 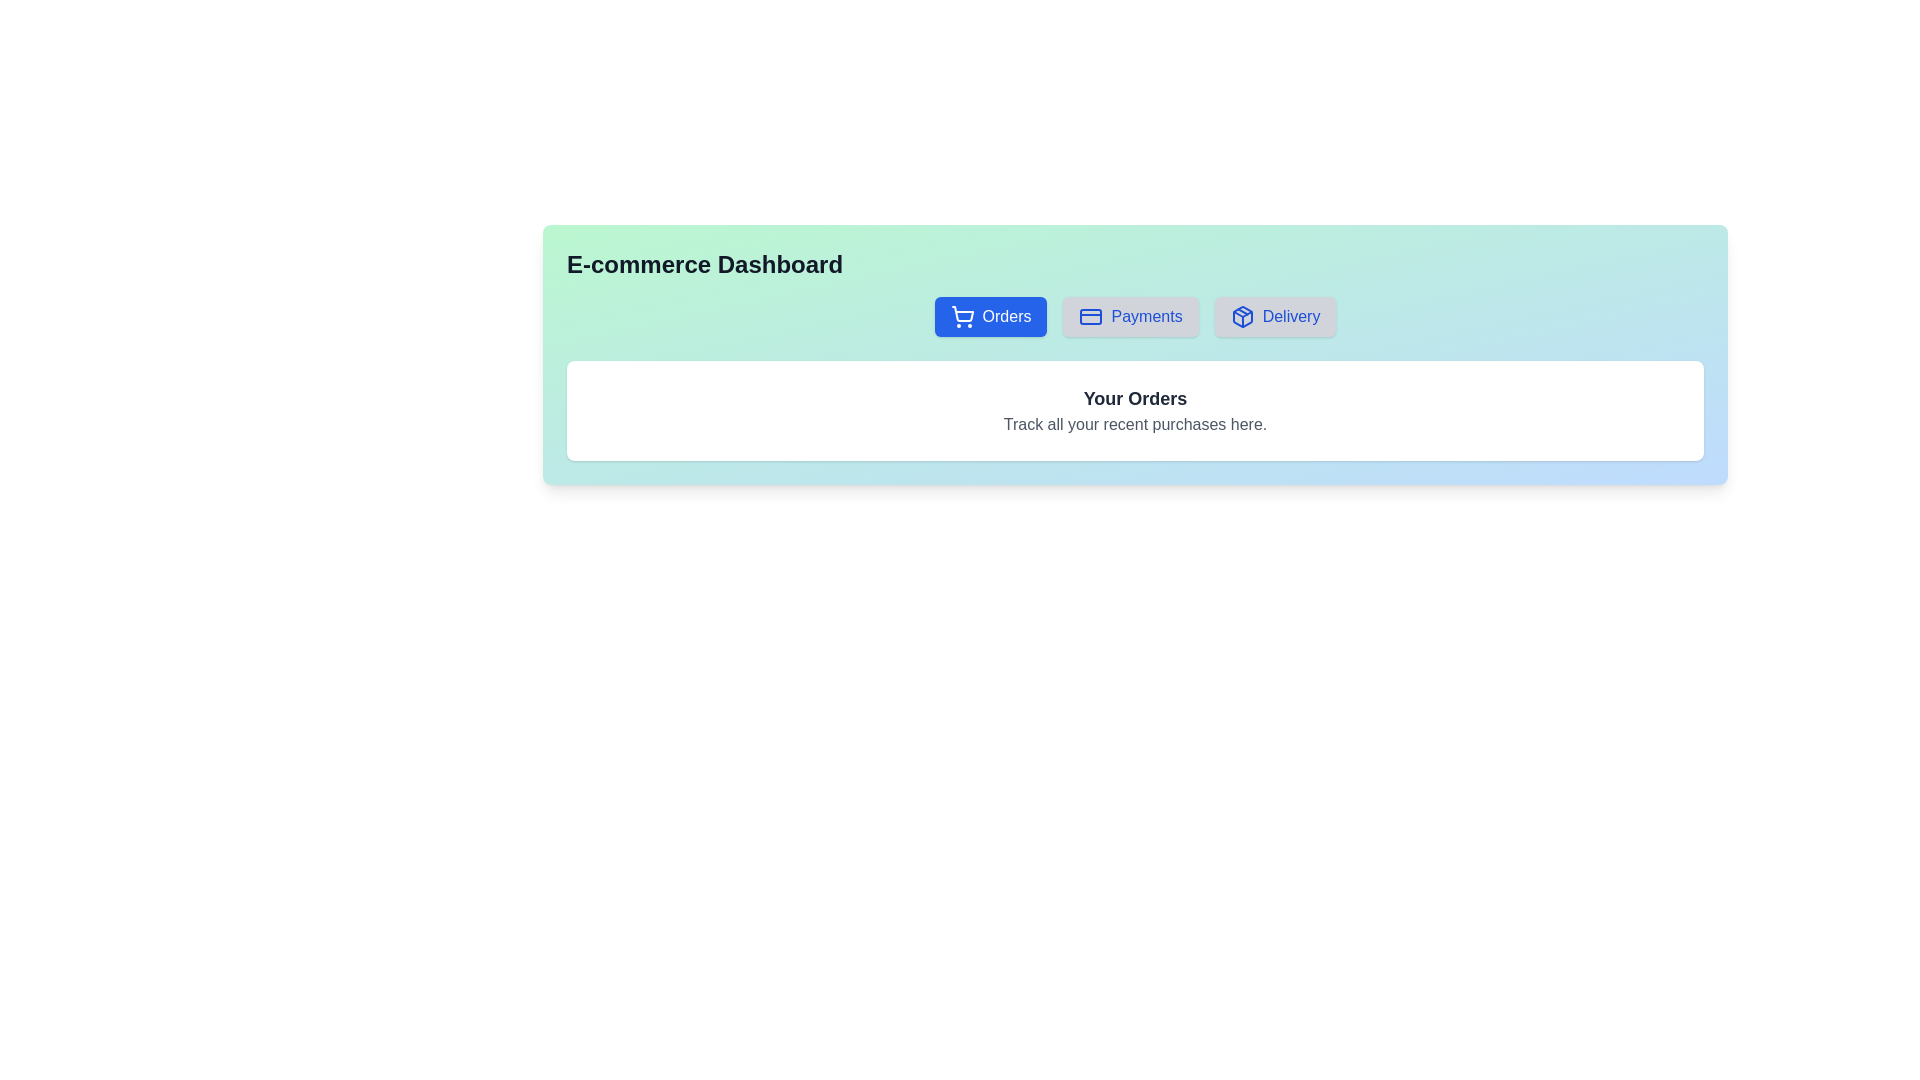 I want to click on the blue outlined 3D box icon representing the 'Delivery' option, so click(x=1241, y=315).